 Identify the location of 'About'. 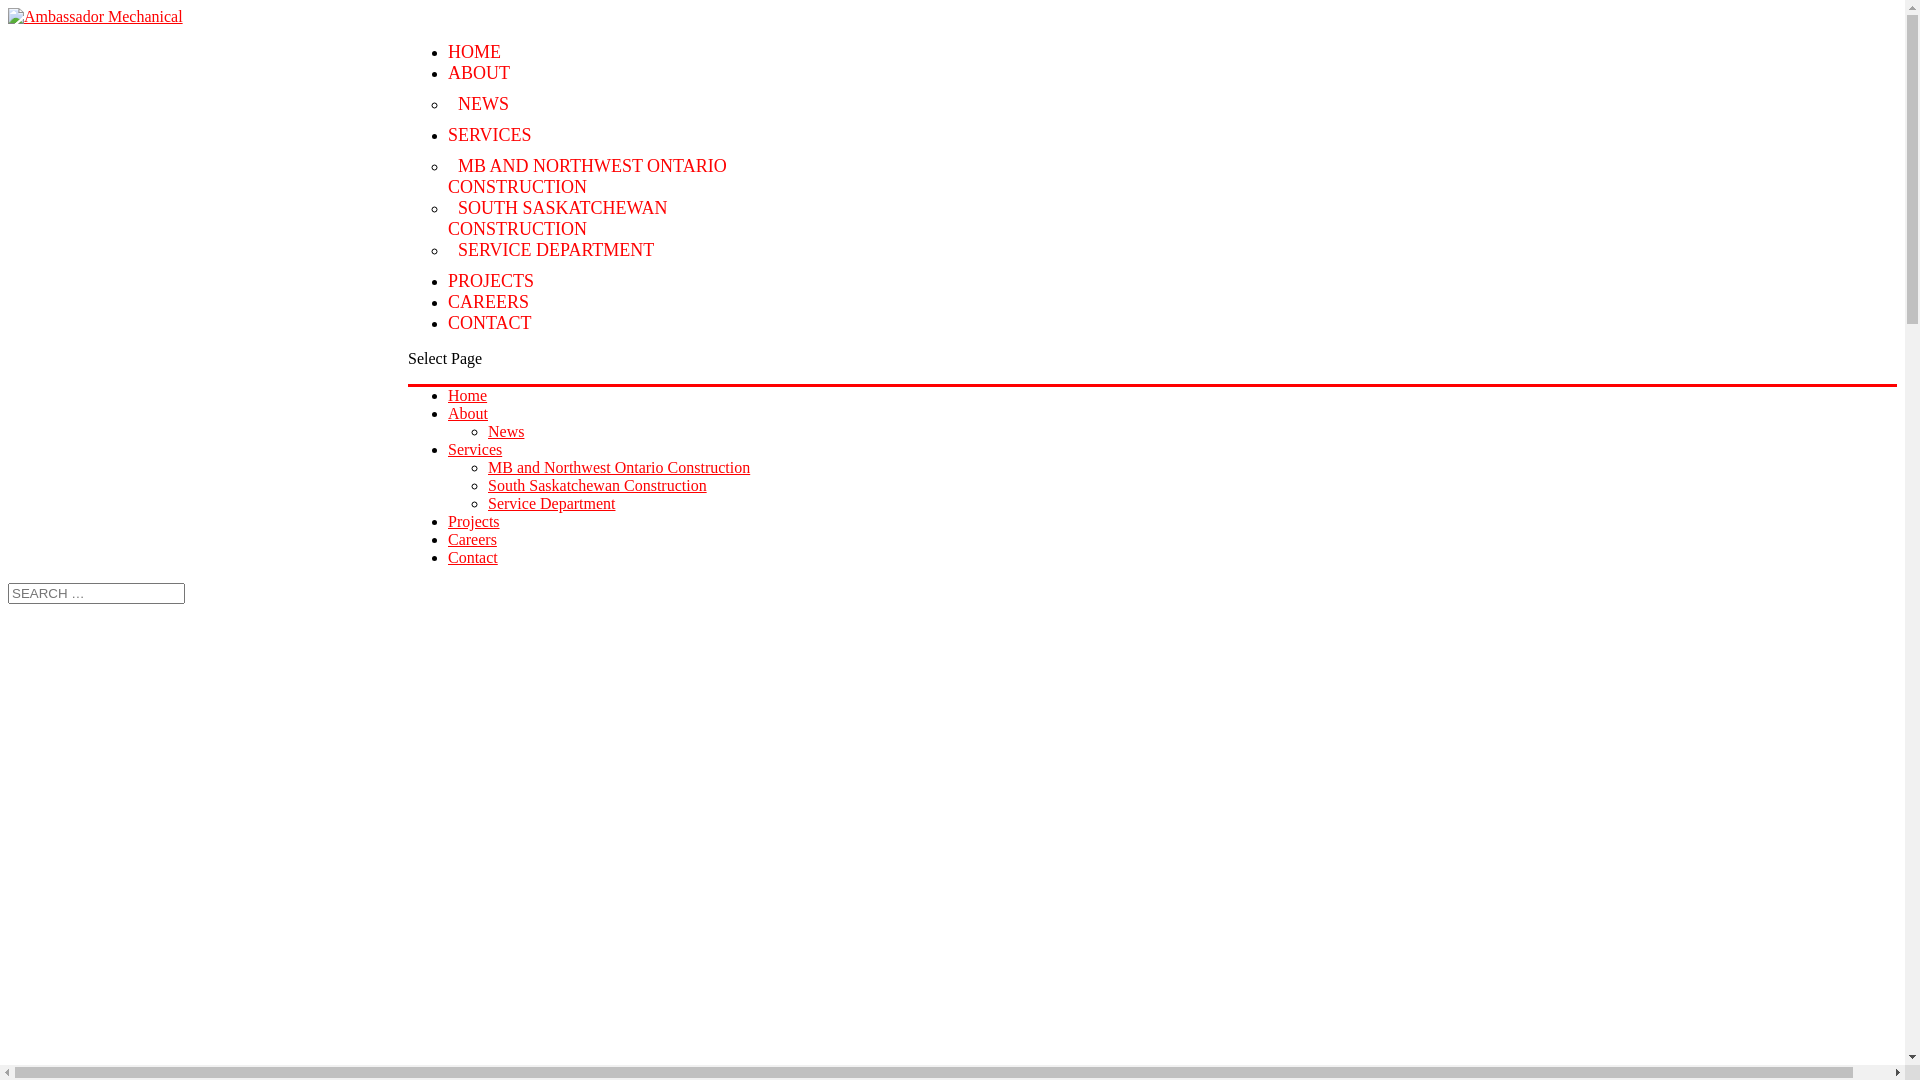
(466, 412).